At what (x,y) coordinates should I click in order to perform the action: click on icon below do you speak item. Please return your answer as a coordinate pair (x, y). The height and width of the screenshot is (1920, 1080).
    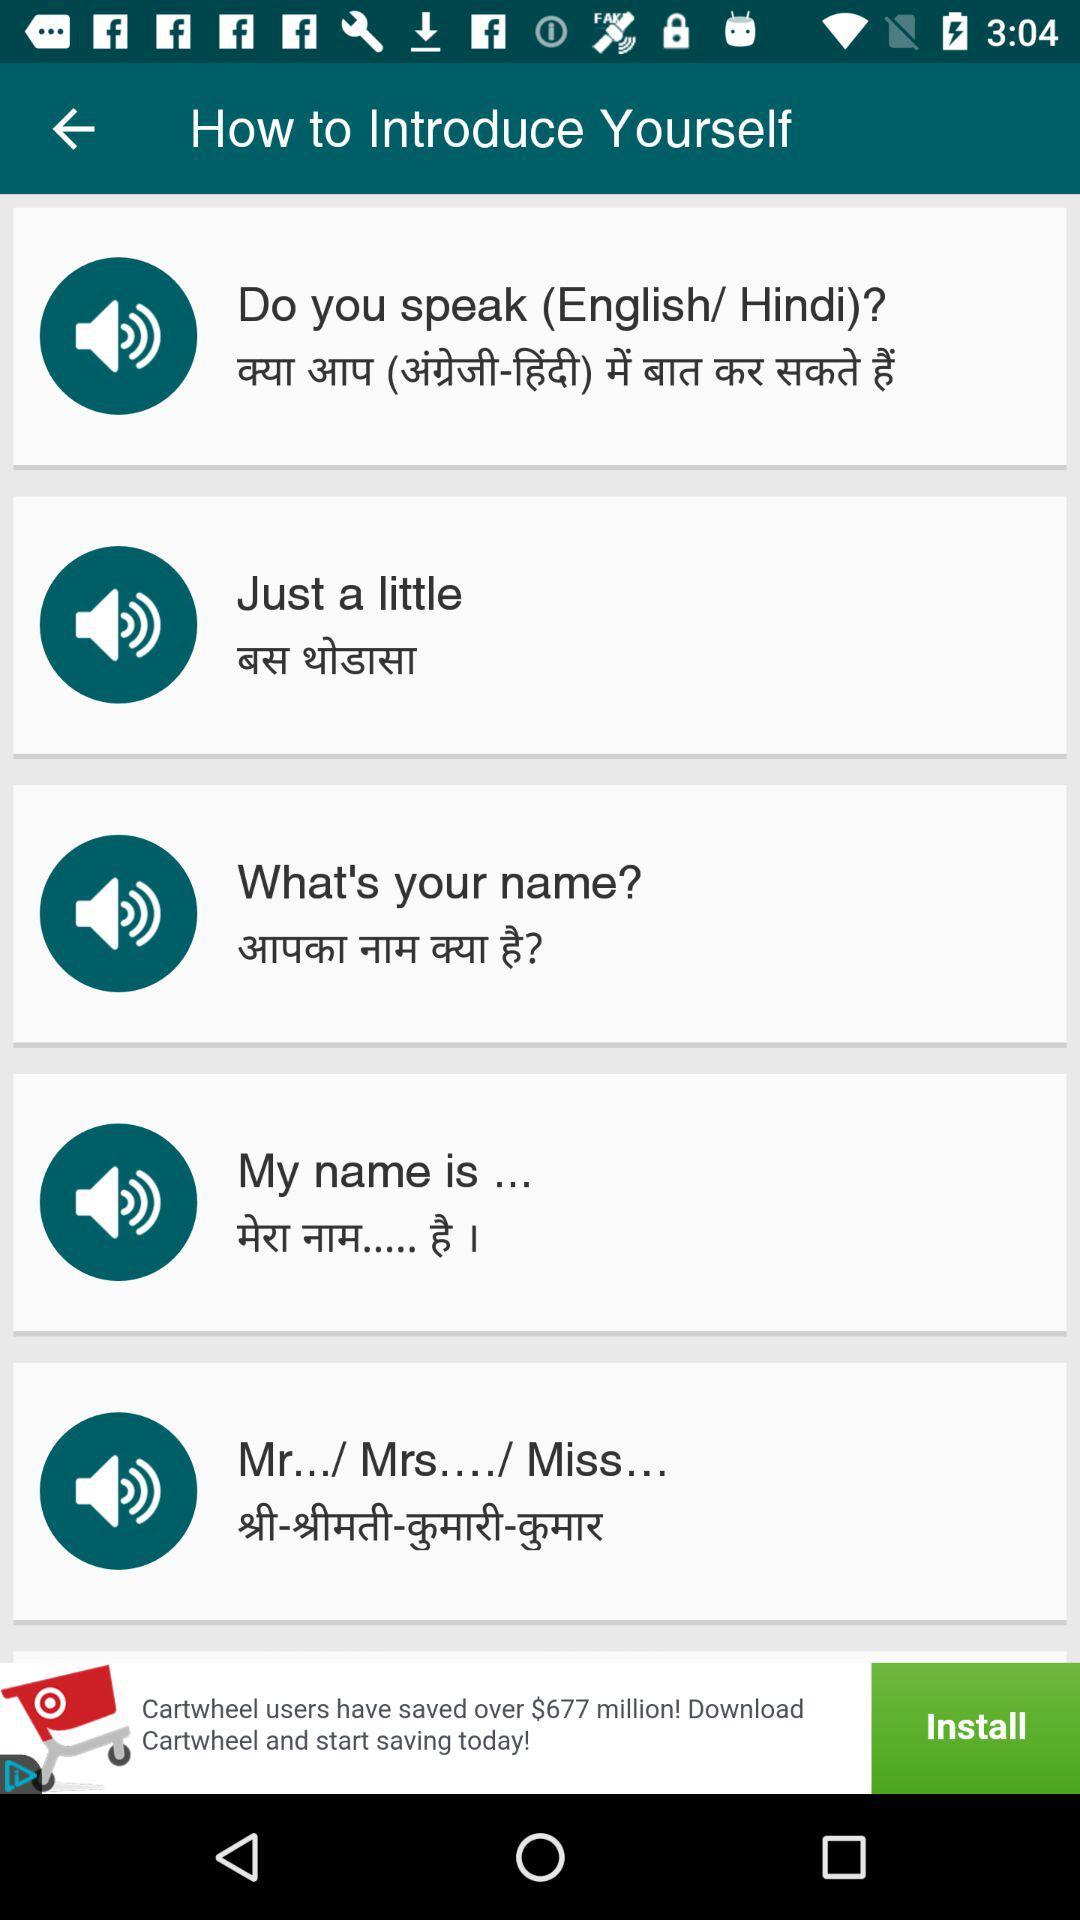
    Looking at the image, I should click on (565, 370).